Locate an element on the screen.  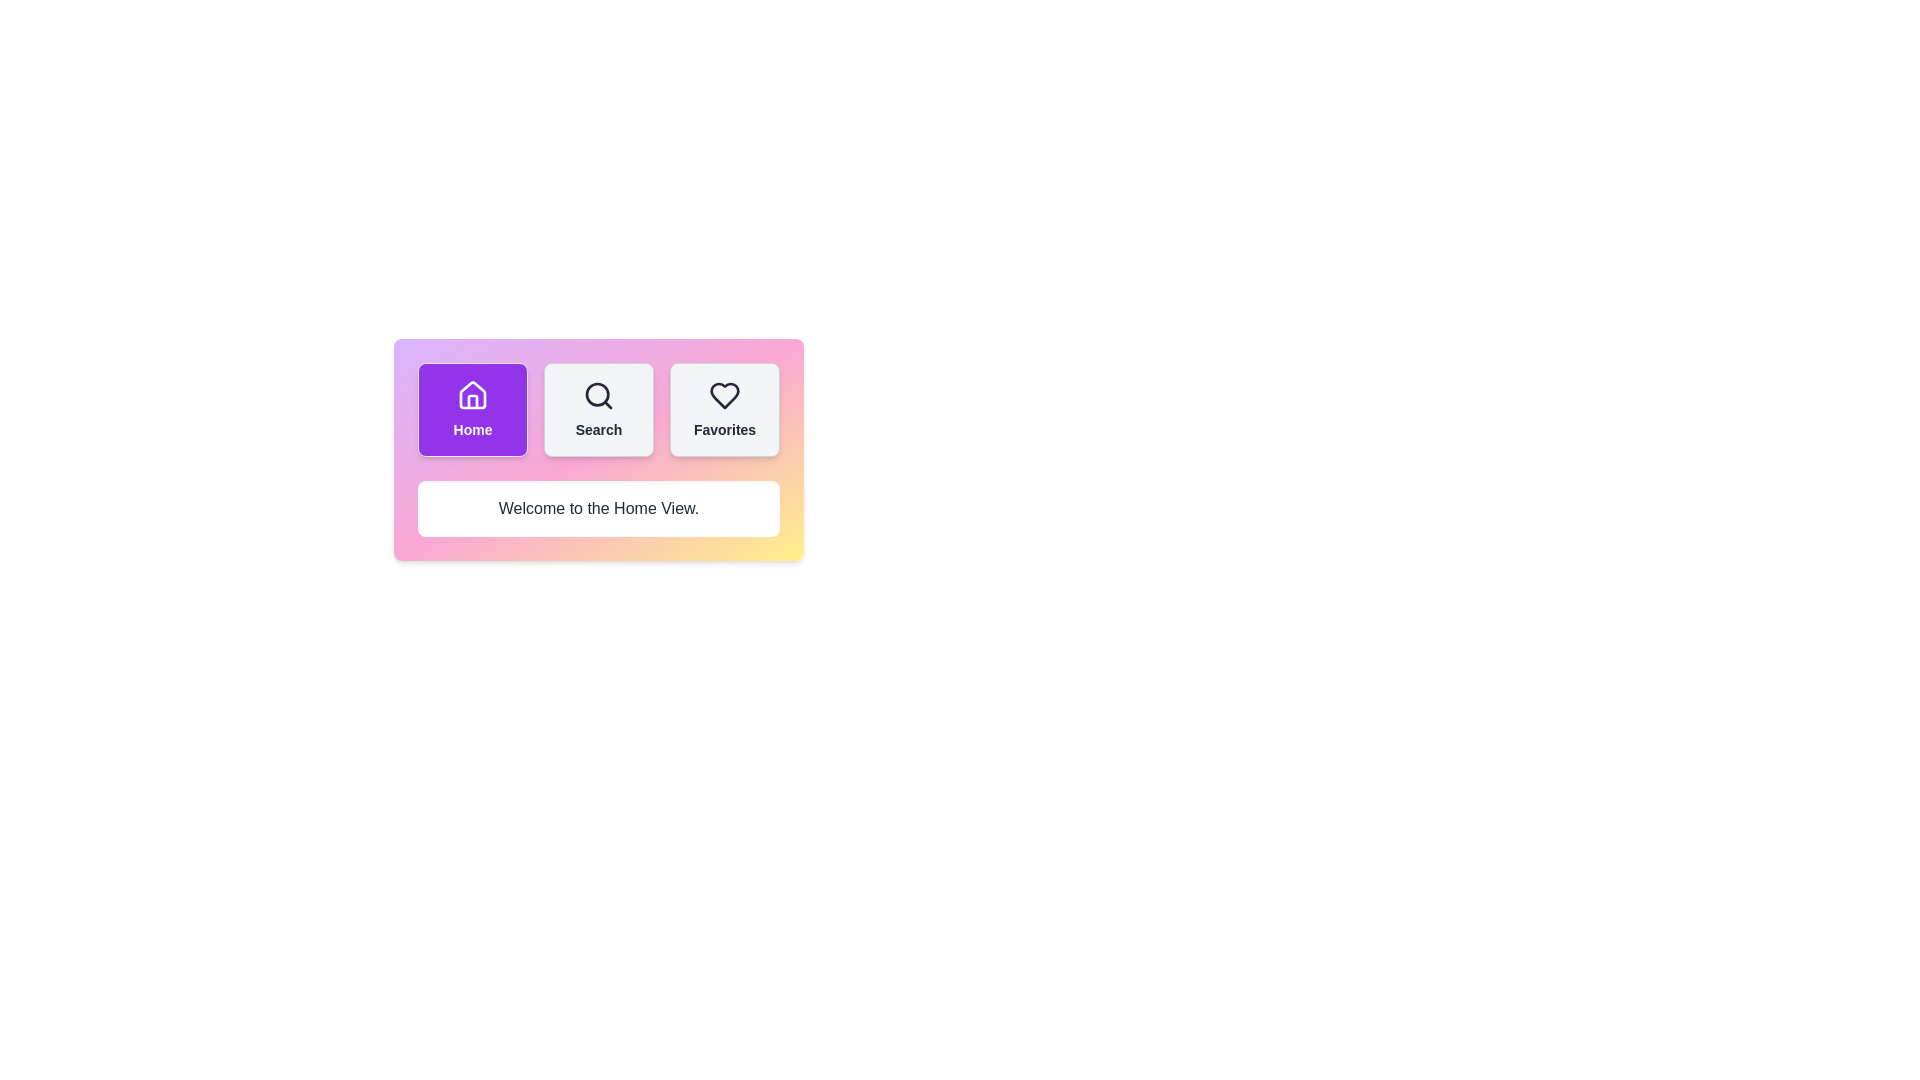
the 'Search' button, which is a rectangular button with a light gray background and a magnifying glass icon, located in the middle of a row of three buttons at the top center of the interface is located at coordinates (598, 408).